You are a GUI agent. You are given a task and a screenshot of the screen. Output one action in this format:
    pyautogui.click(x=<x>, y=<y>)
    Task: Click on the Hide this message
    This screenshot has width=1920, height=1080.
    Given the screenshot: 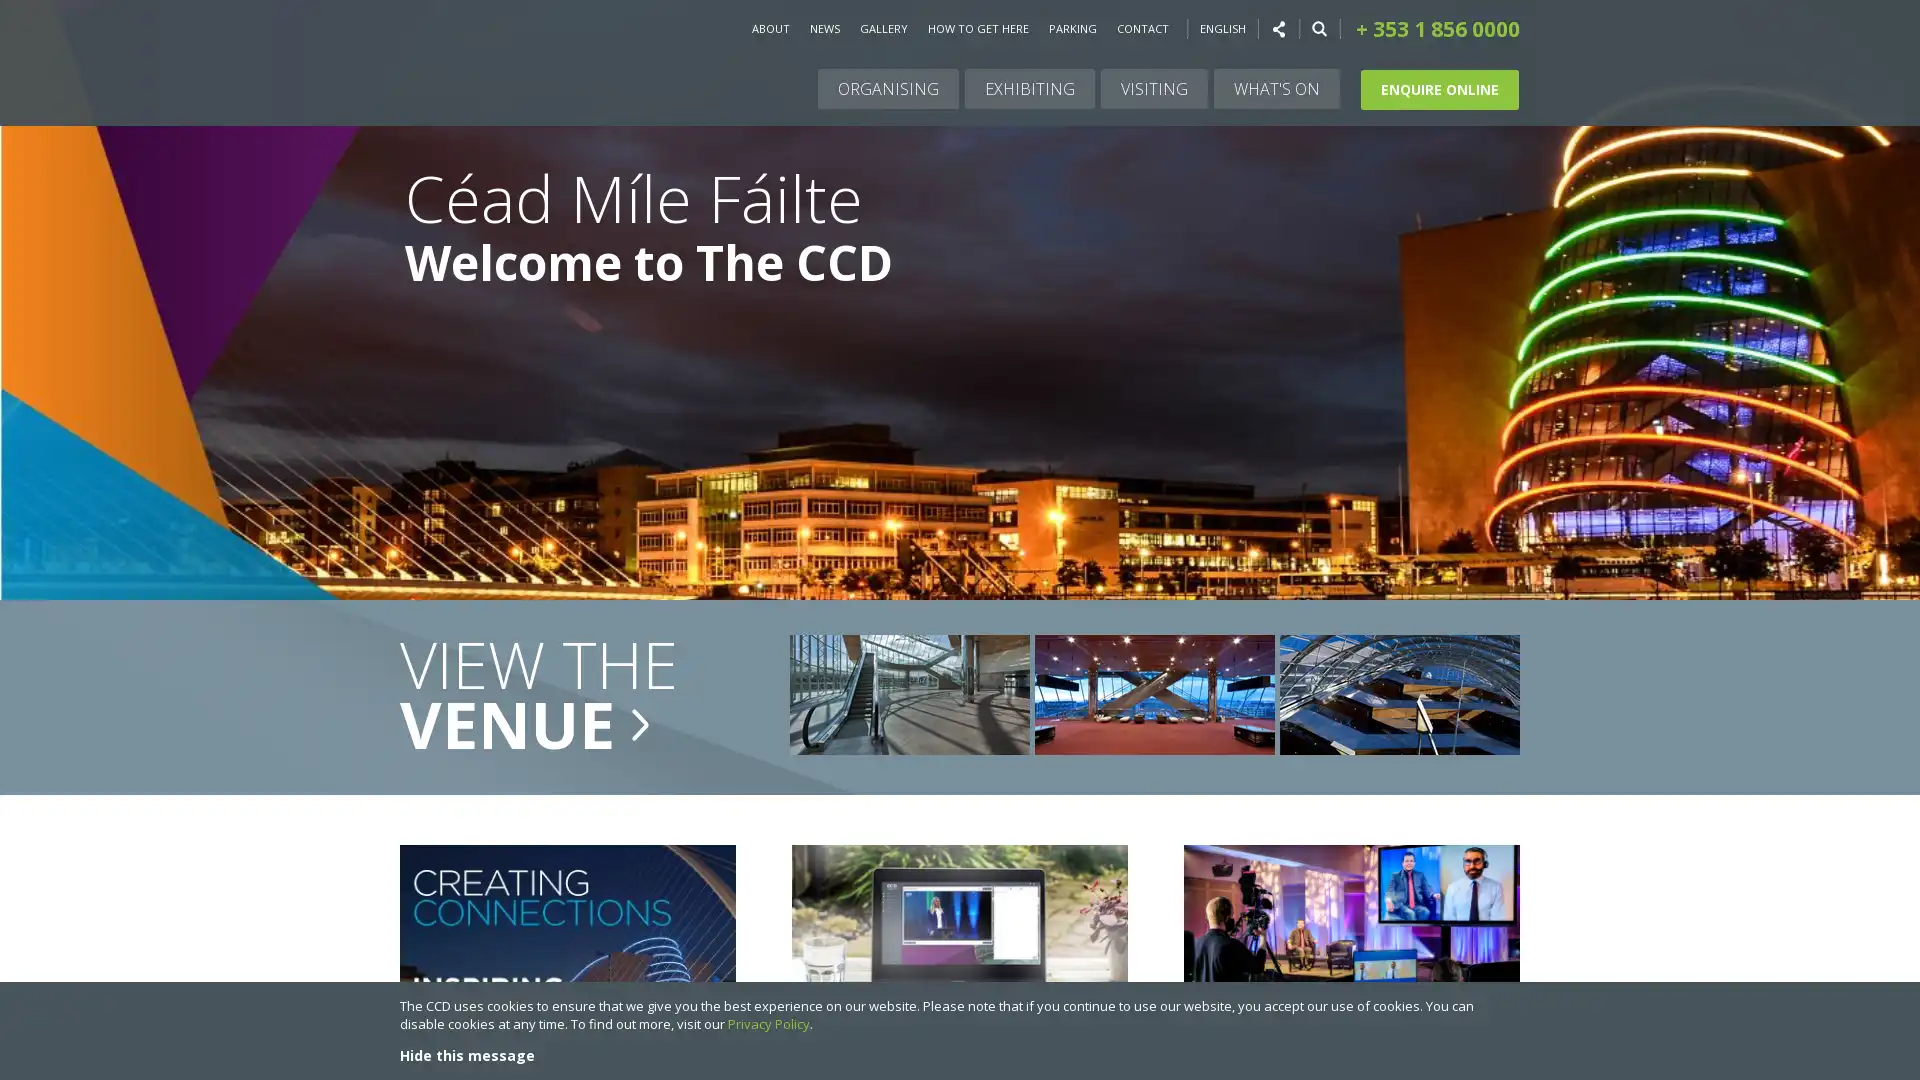 What is the action you would take?
    pyautogui.click(x=466, y=1054)
    